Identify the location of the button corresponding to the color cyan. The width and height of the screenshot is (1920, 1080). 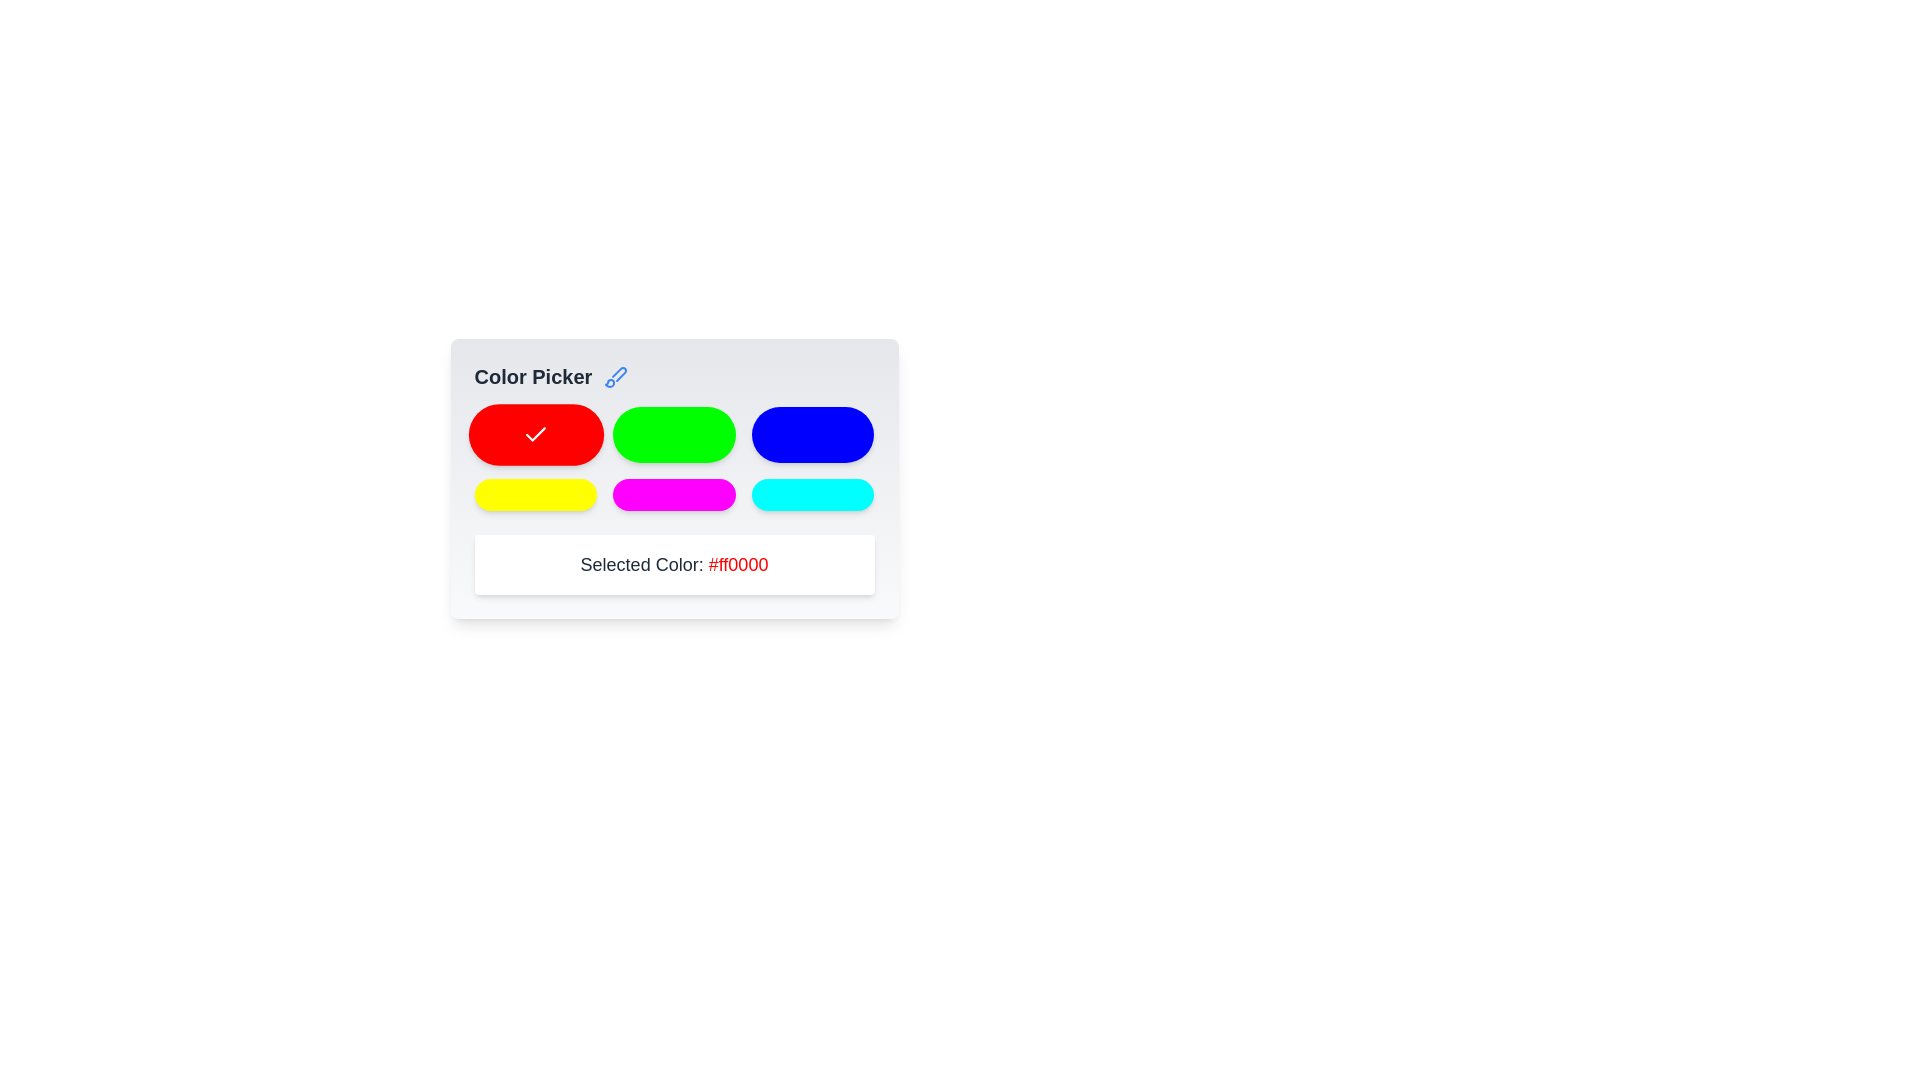
(813, 494).